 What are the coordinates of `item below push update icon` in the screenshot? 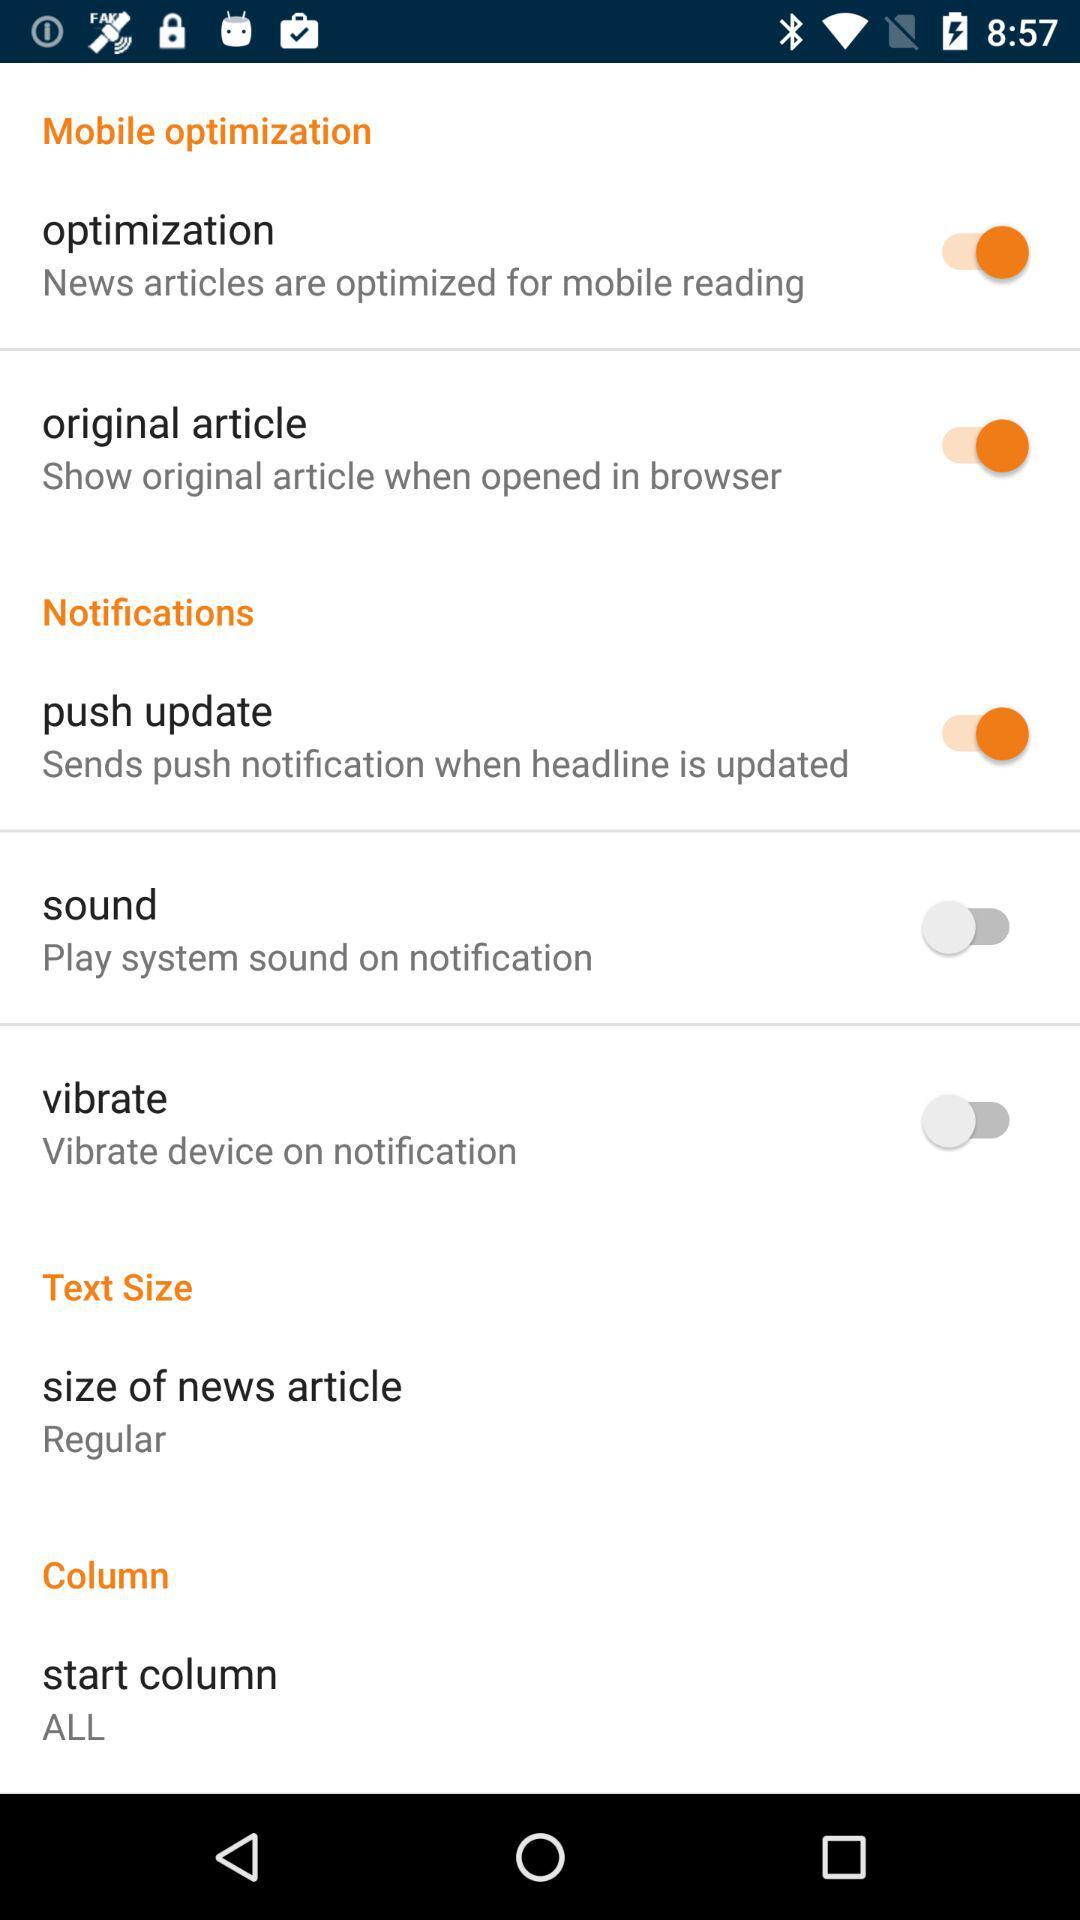 It's located at (444, 761).